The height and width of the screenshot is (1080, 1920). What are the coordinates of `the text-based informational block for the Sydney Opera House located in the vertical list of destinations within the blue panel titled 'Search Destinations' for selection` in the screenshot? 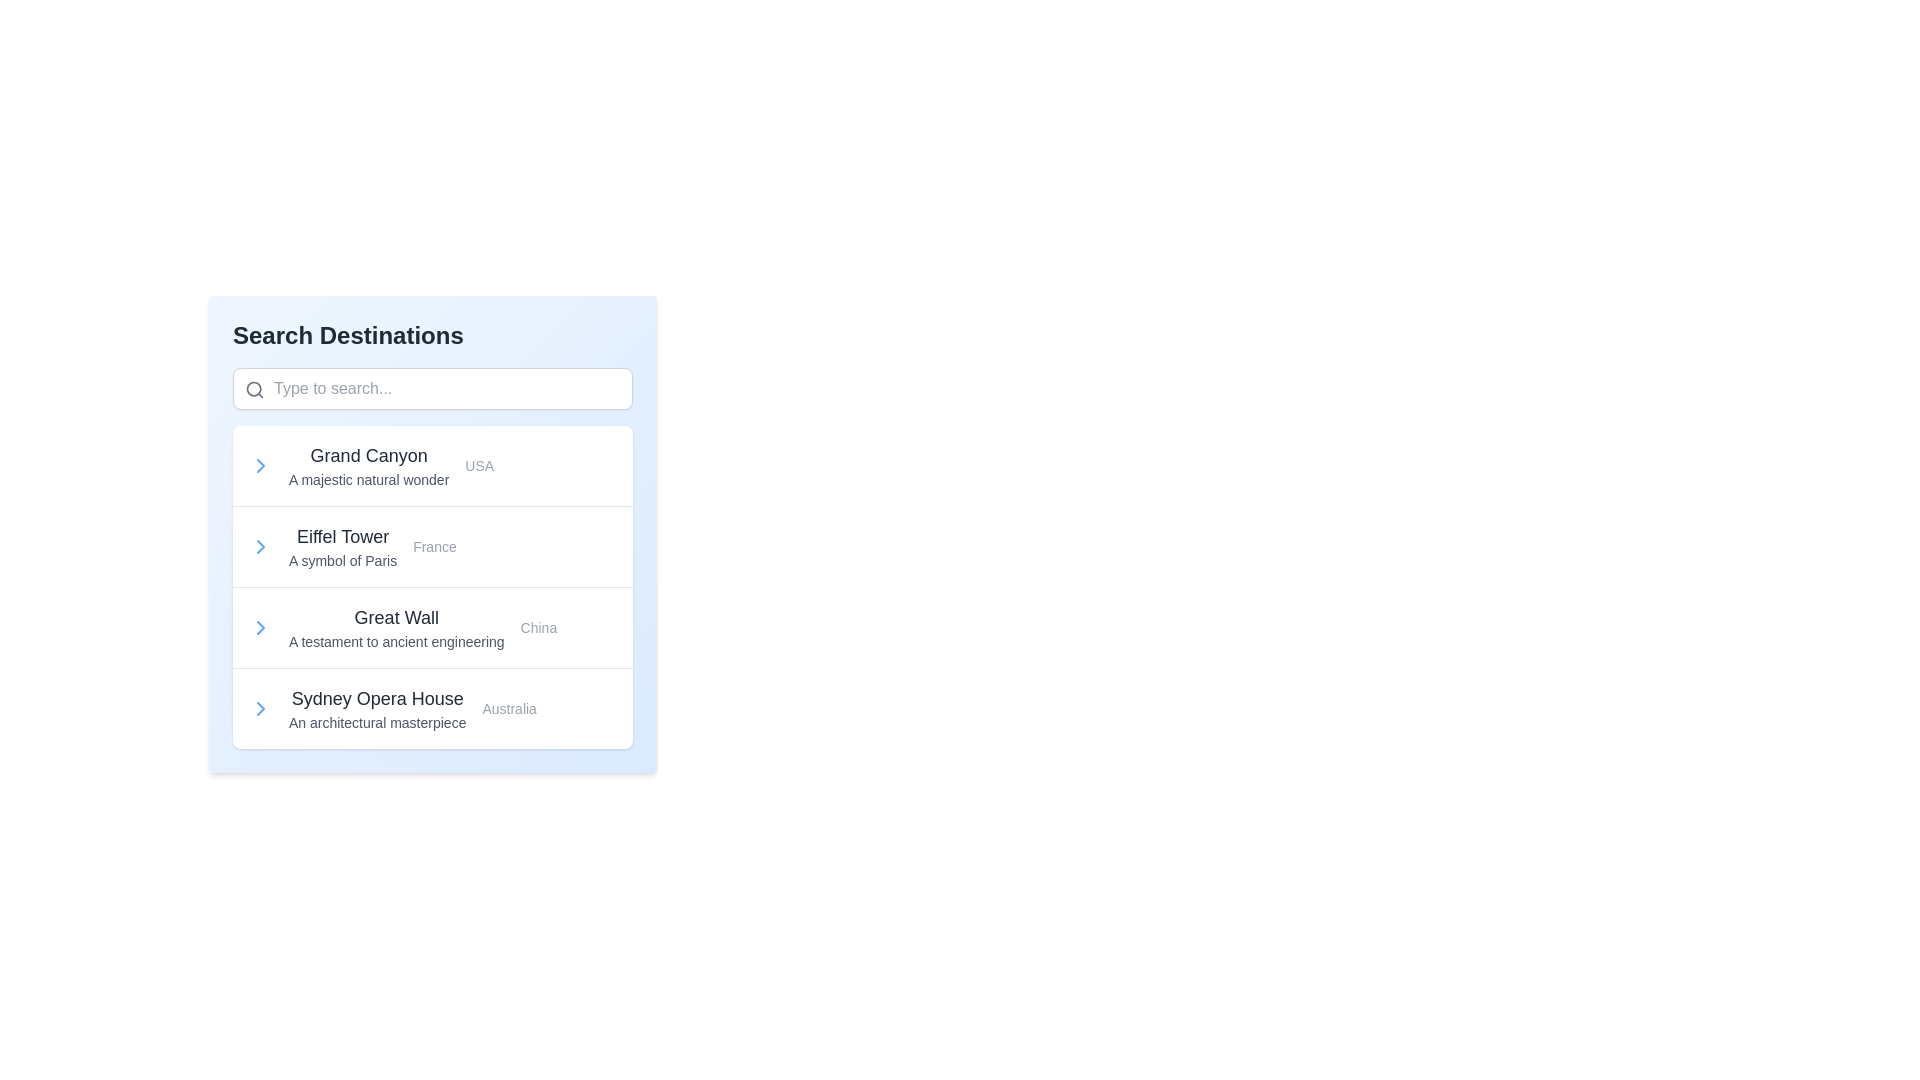 It's located at (377, 708).